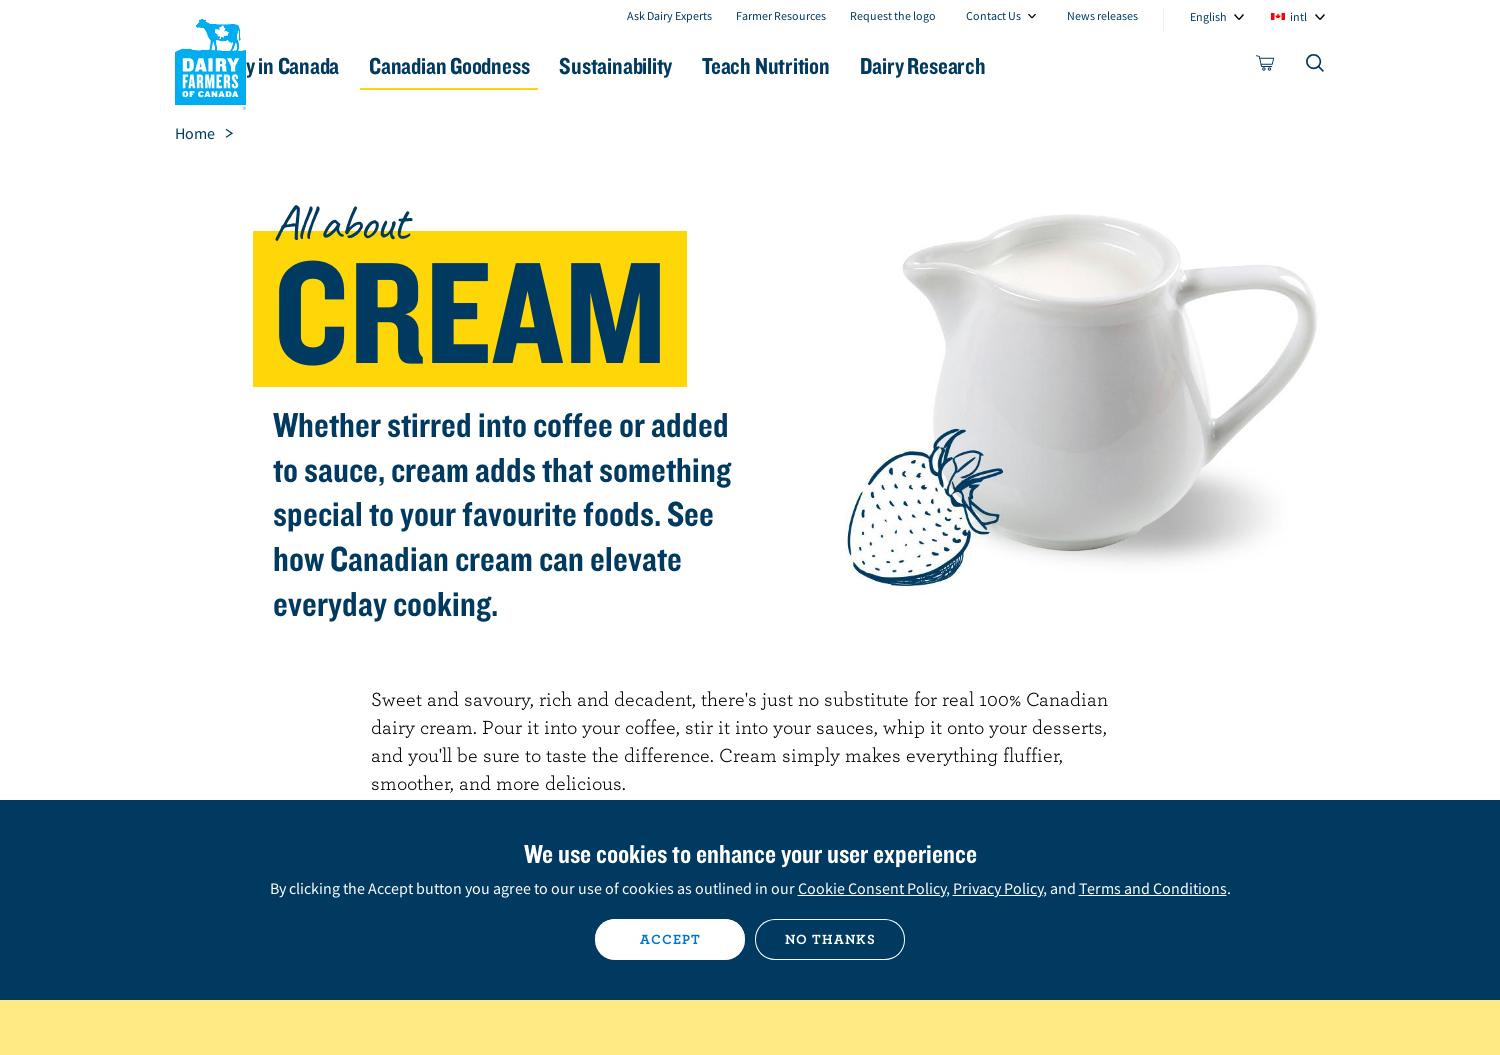 This screenshot has height=1055, width=1500. I want to click on 'Sweet and savoury, rich and decadent, there's just no substitute for real 100% Canadian dairy cream. Pour it into your coffee, stir it into your sauces, whip it onto your desserts, and you'll be sure to taste the difference. Cream simply makes everything fluffier, smoother, and more delicious.', so click(737, 740).